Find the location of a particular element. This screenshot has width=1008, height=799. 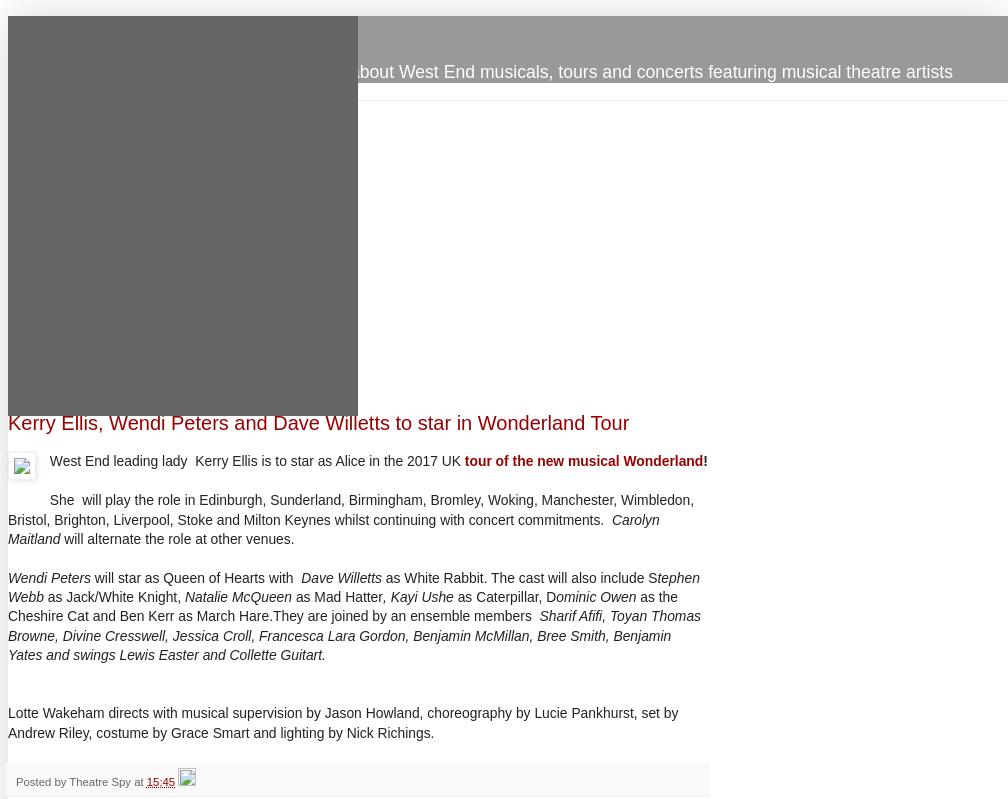

'ominic Owen' is located at coordinates (596, 596).